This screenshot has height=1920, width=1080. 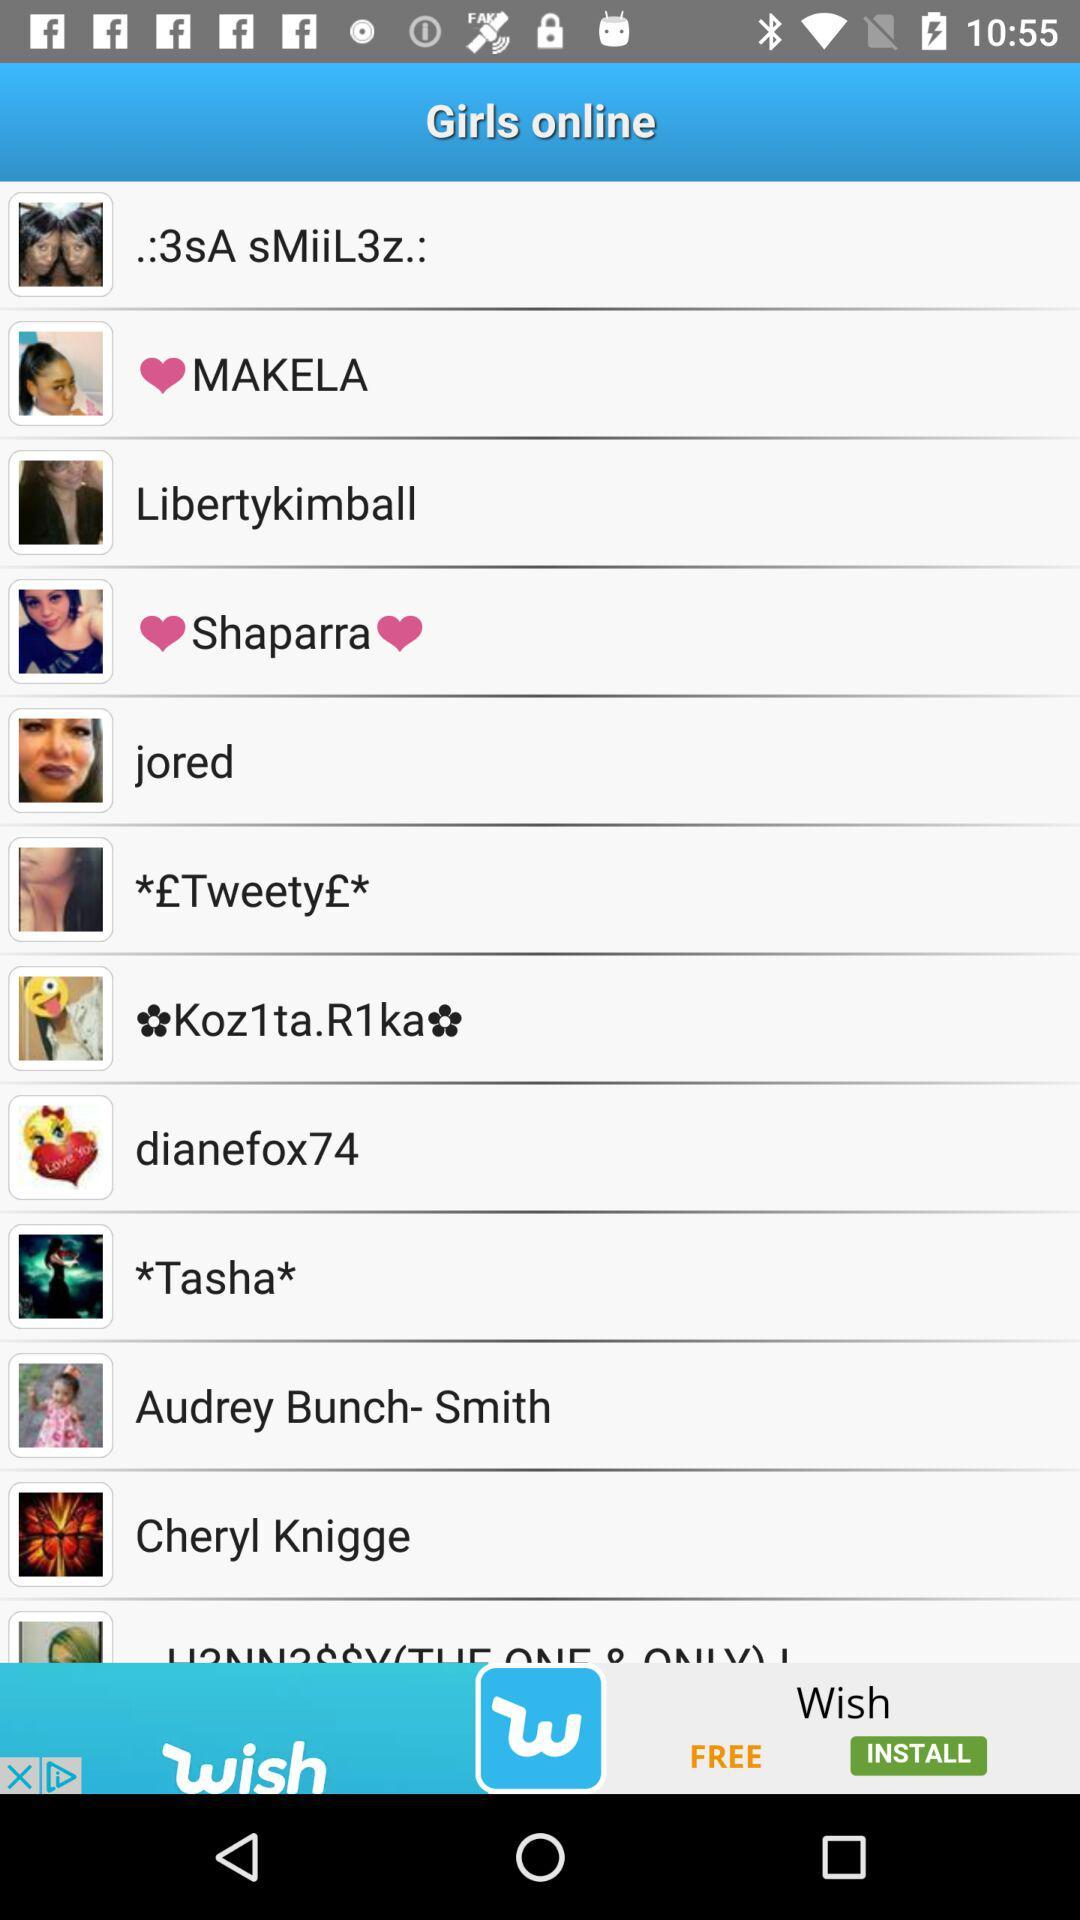 I want to click on profile image, so click(x=59, y=502).